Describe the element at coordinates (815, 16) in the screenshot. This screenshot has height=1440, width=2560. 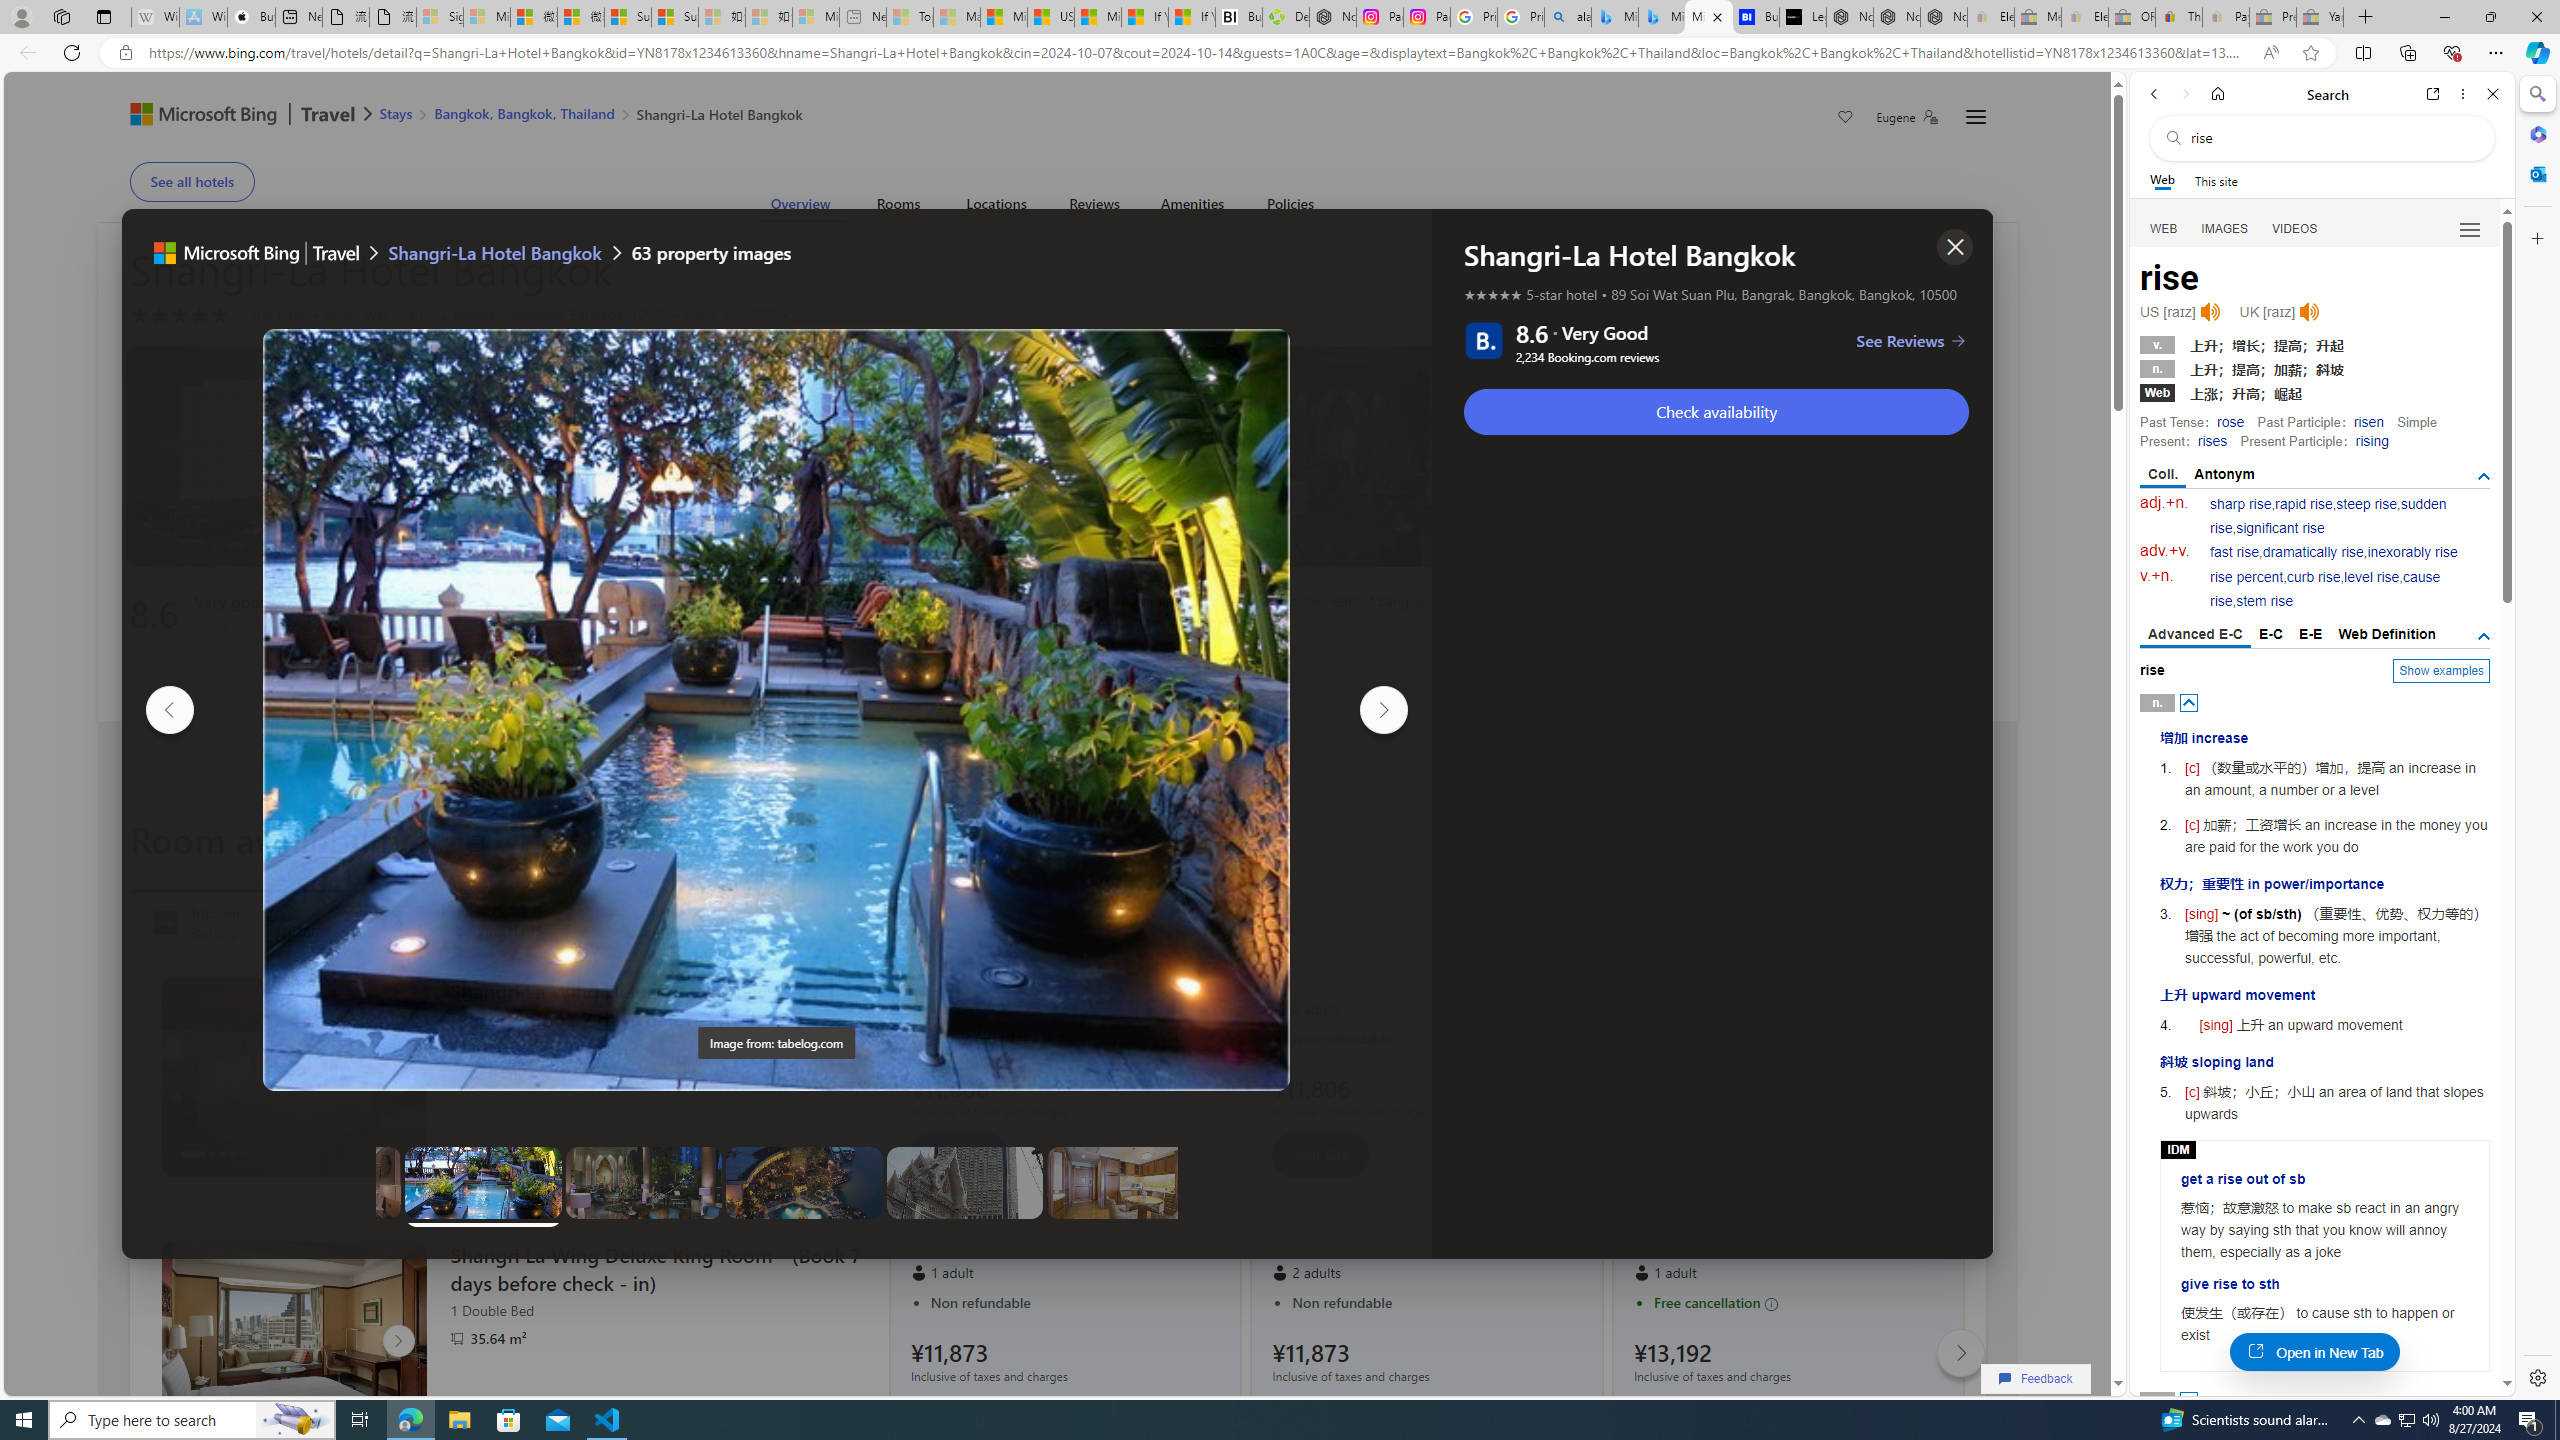
I see `'Microsoft account | Account Checkup - Sleeping'` at that location.